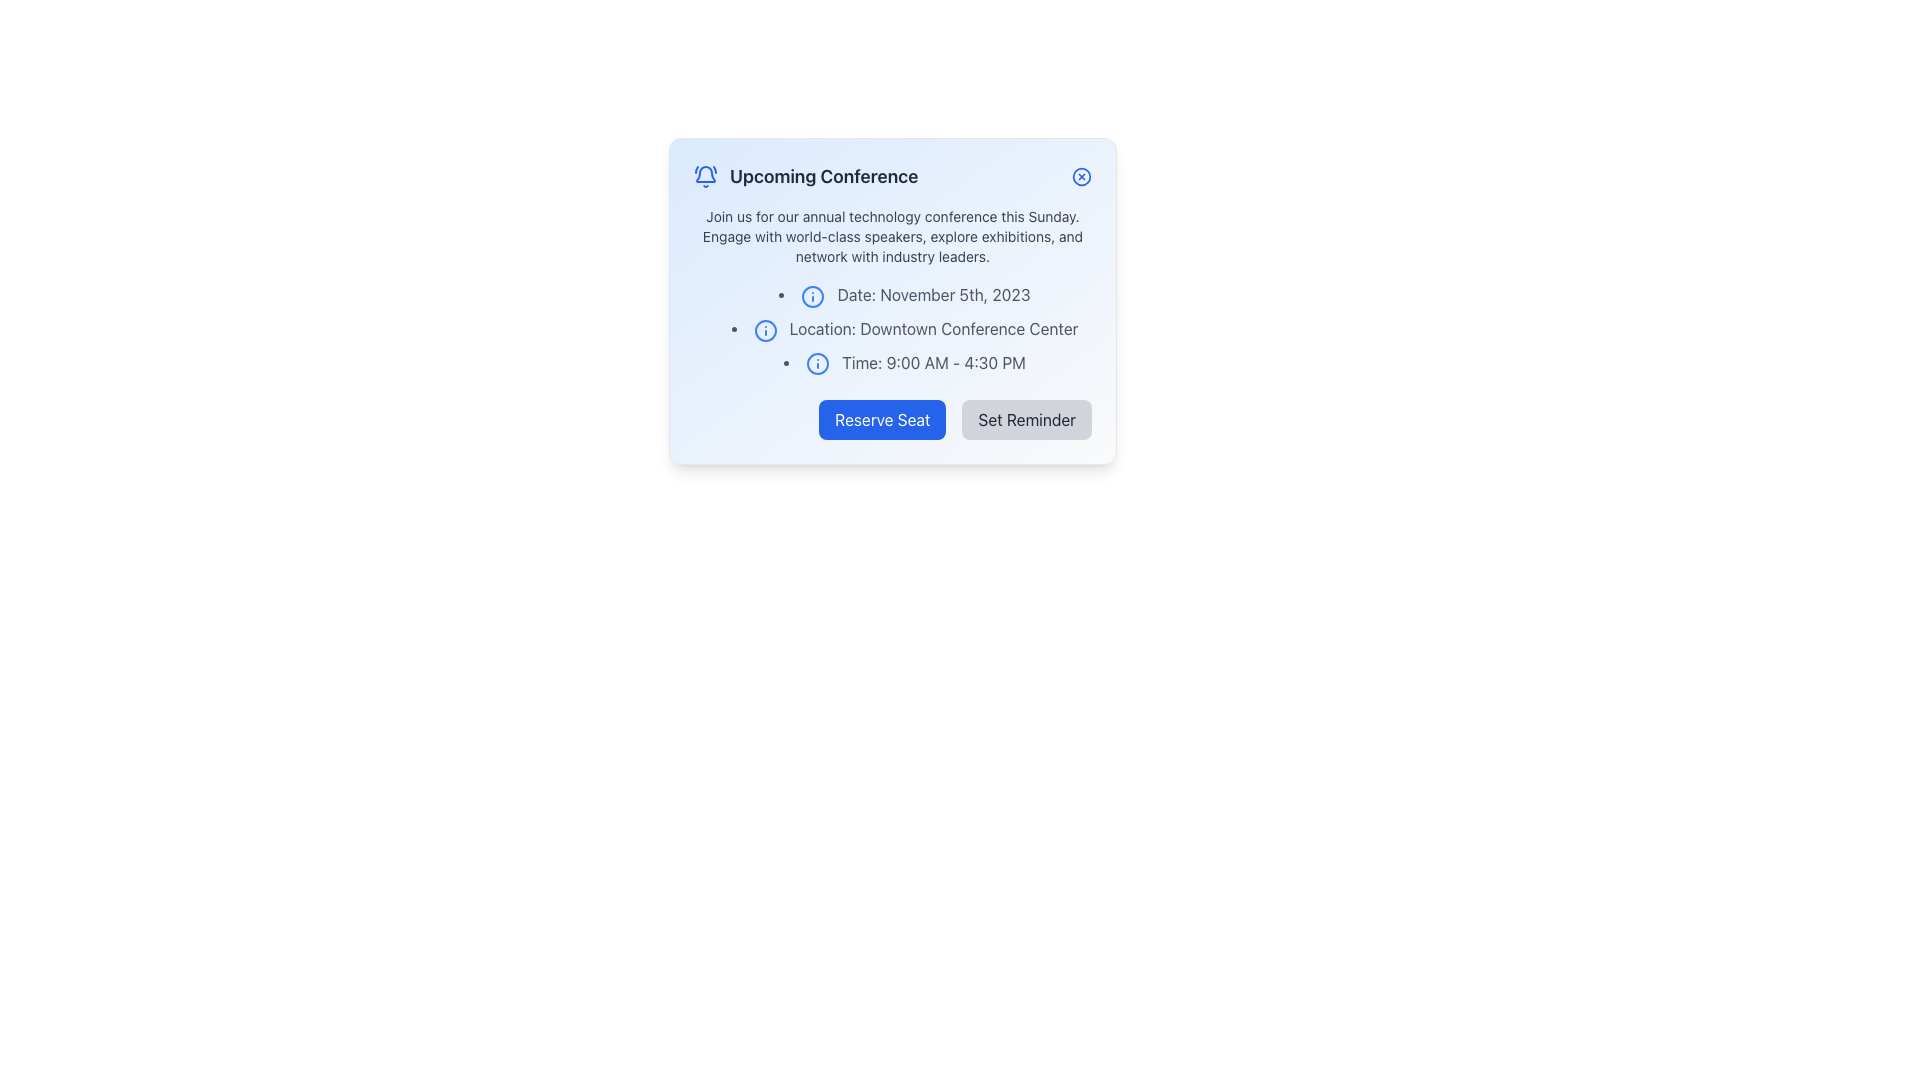 The width and height of the screenshot is (1920, 1080). What do you see at coordinates (891, 290) in the screenshot?
I see `information presented in the text block located under the 'Upcoming Conference' heading, providing details about the event such as description, date, location, and time` at bounding box center [891, 290].